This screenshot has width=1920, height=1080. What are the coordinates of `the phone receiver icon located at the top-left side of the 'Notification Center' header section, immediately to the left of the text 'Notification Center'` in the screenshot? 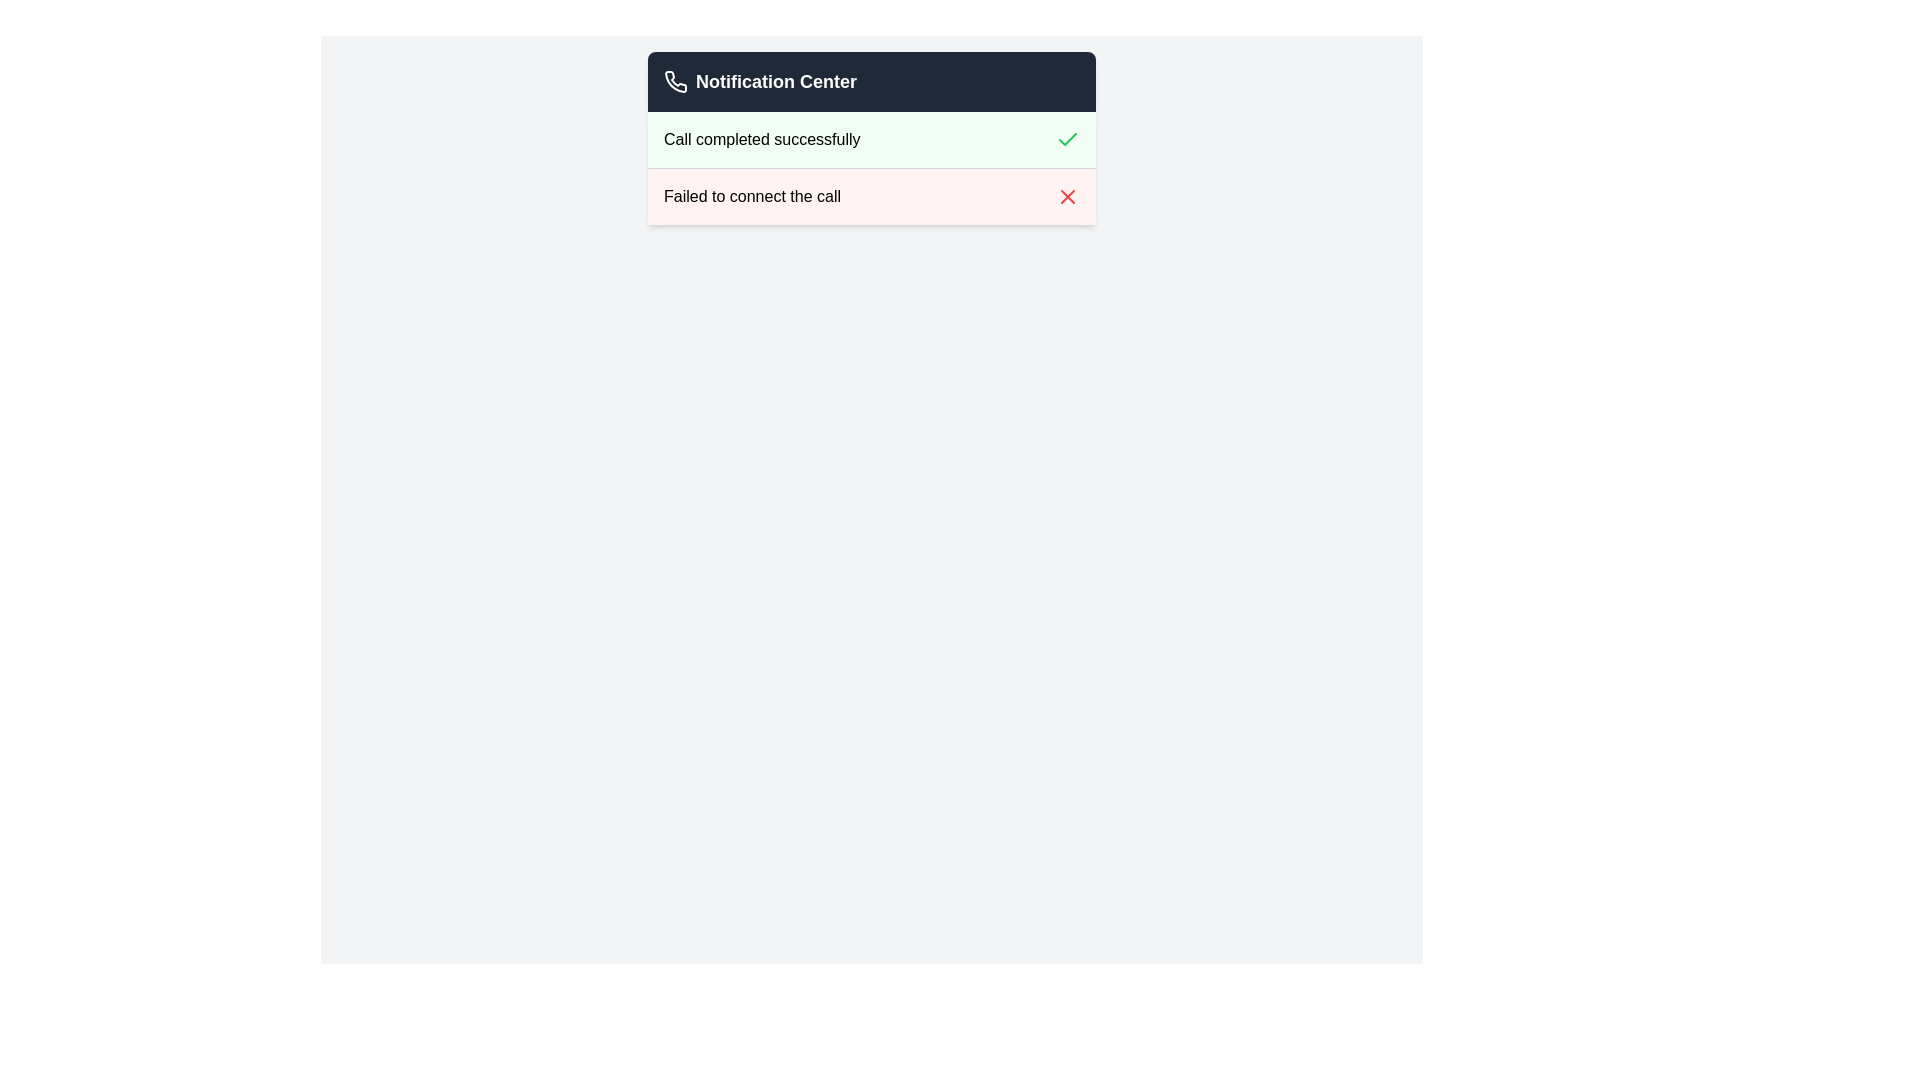 It's located at (676, 80).